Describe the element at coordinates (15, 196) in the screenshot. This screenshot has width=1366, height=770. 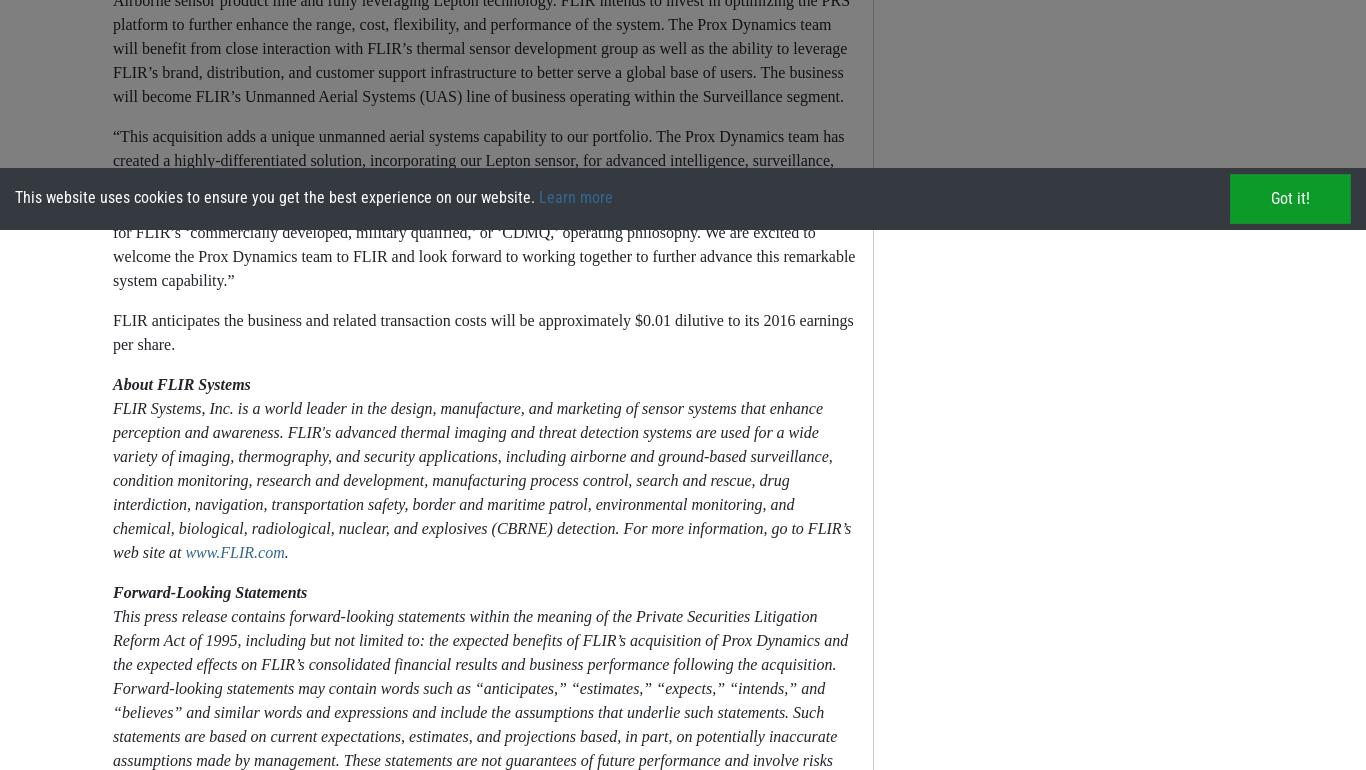
I see `'This website uses cookies to ensure you get the best experience on our website.'` at that location.